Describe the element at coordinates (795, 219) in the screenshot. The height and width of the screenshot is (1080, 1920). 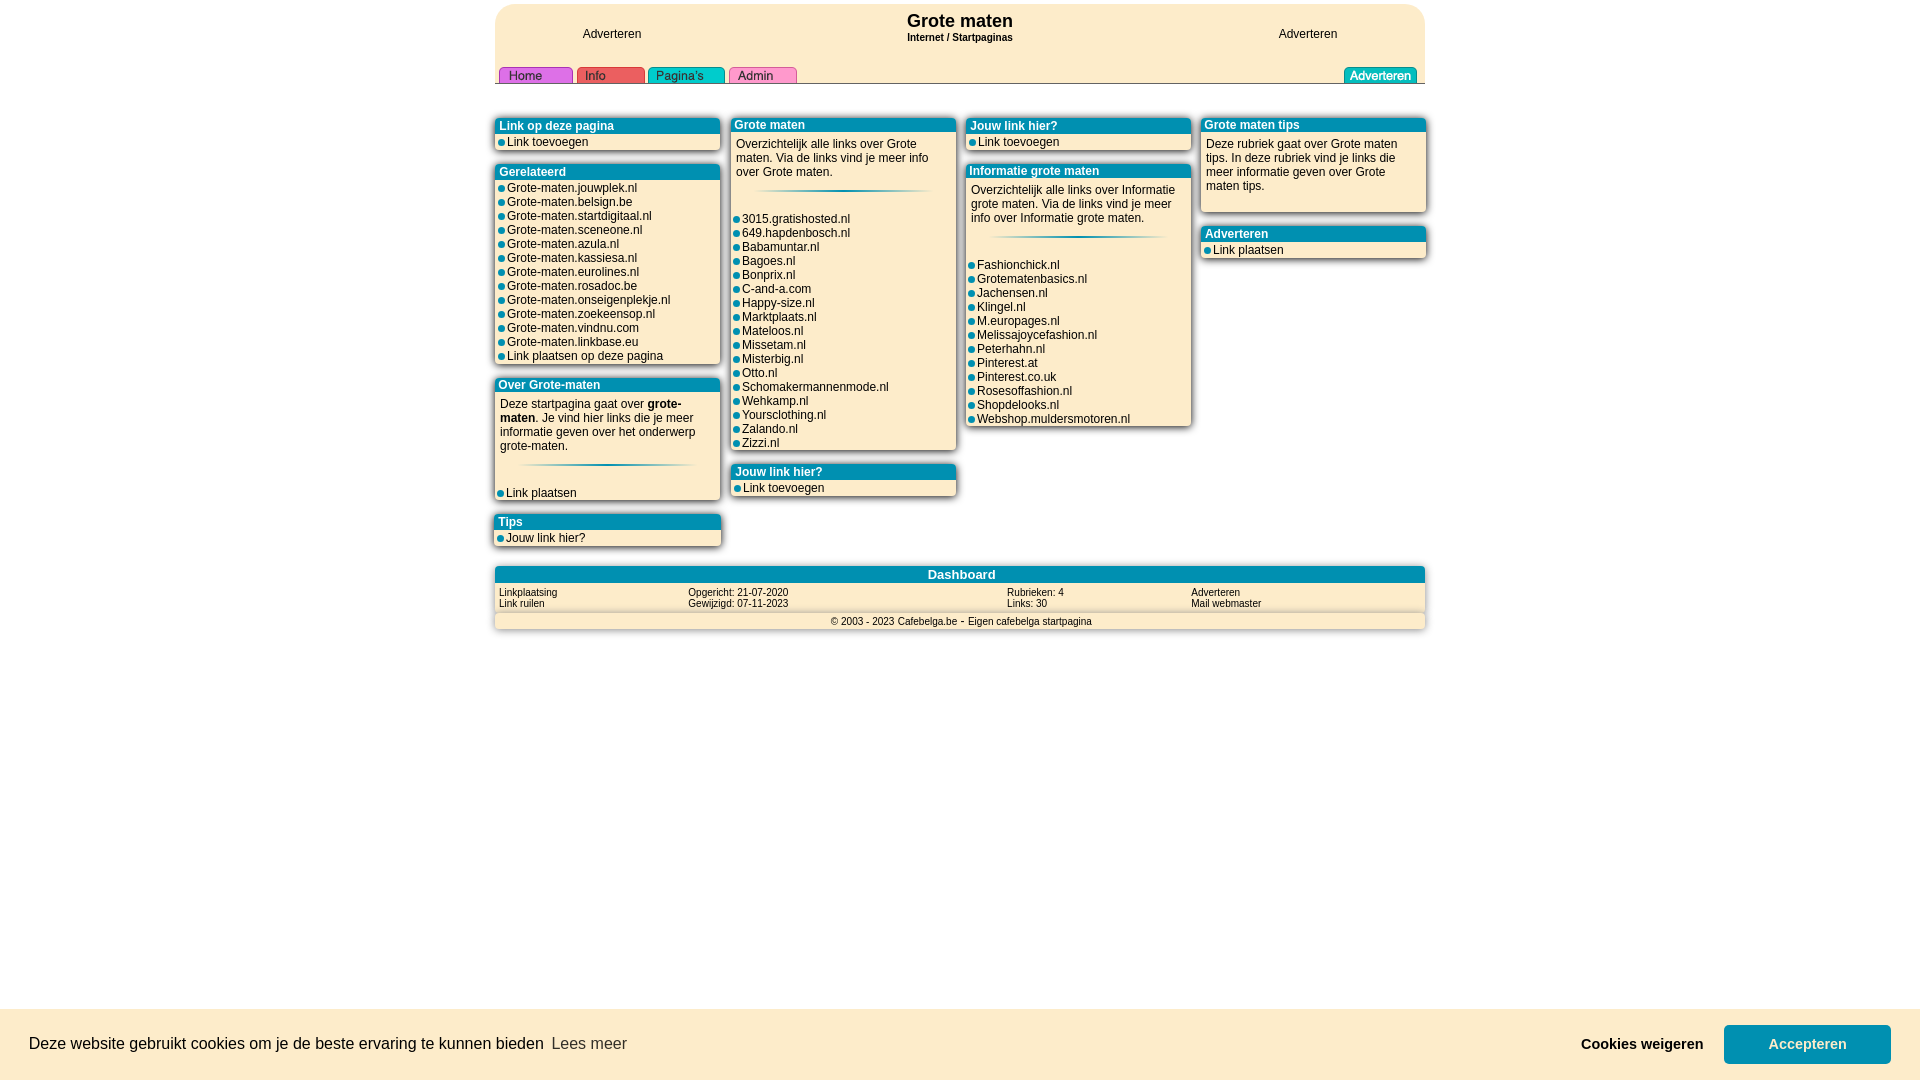
I see `'3015.gratishosted.nl'` at that location.